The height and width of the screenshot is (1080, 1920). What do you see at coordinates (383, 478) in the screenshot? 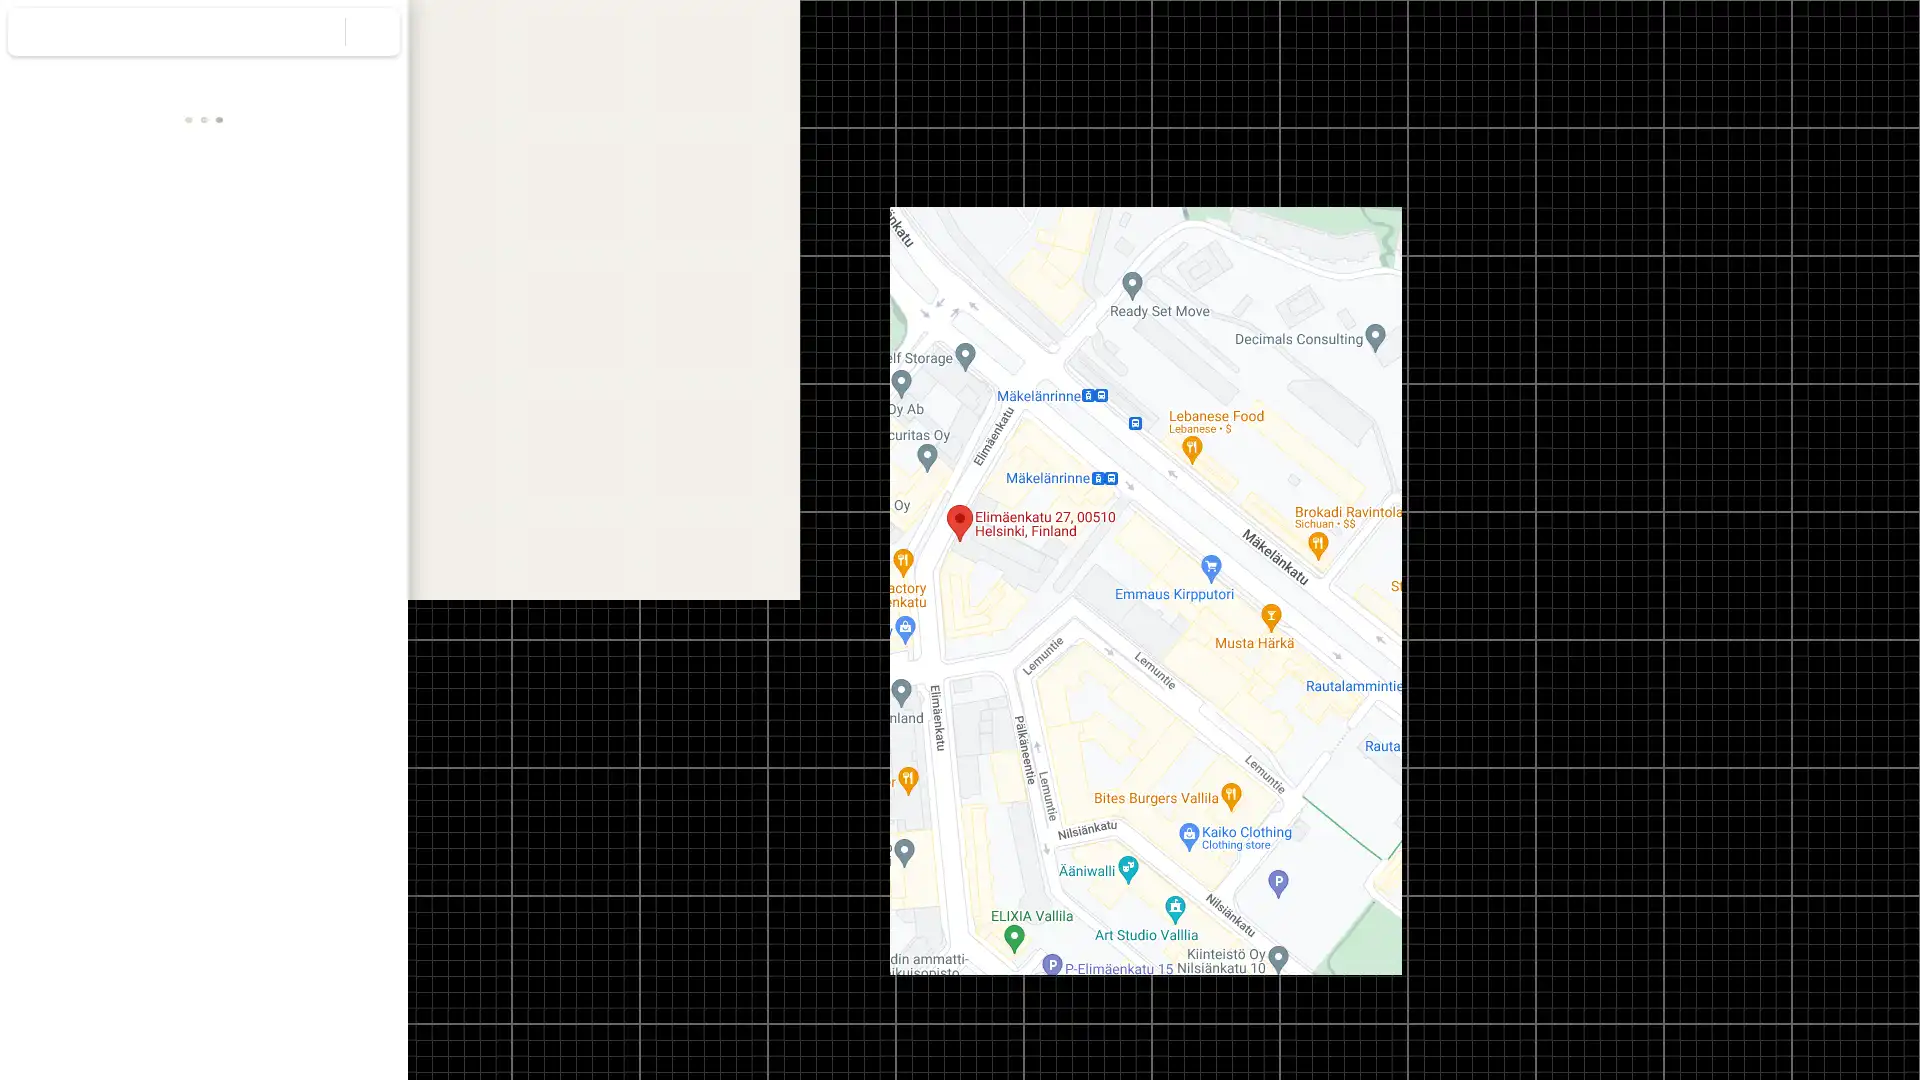
I see `Learn more about plus codes` at bounding box center [383, 478].